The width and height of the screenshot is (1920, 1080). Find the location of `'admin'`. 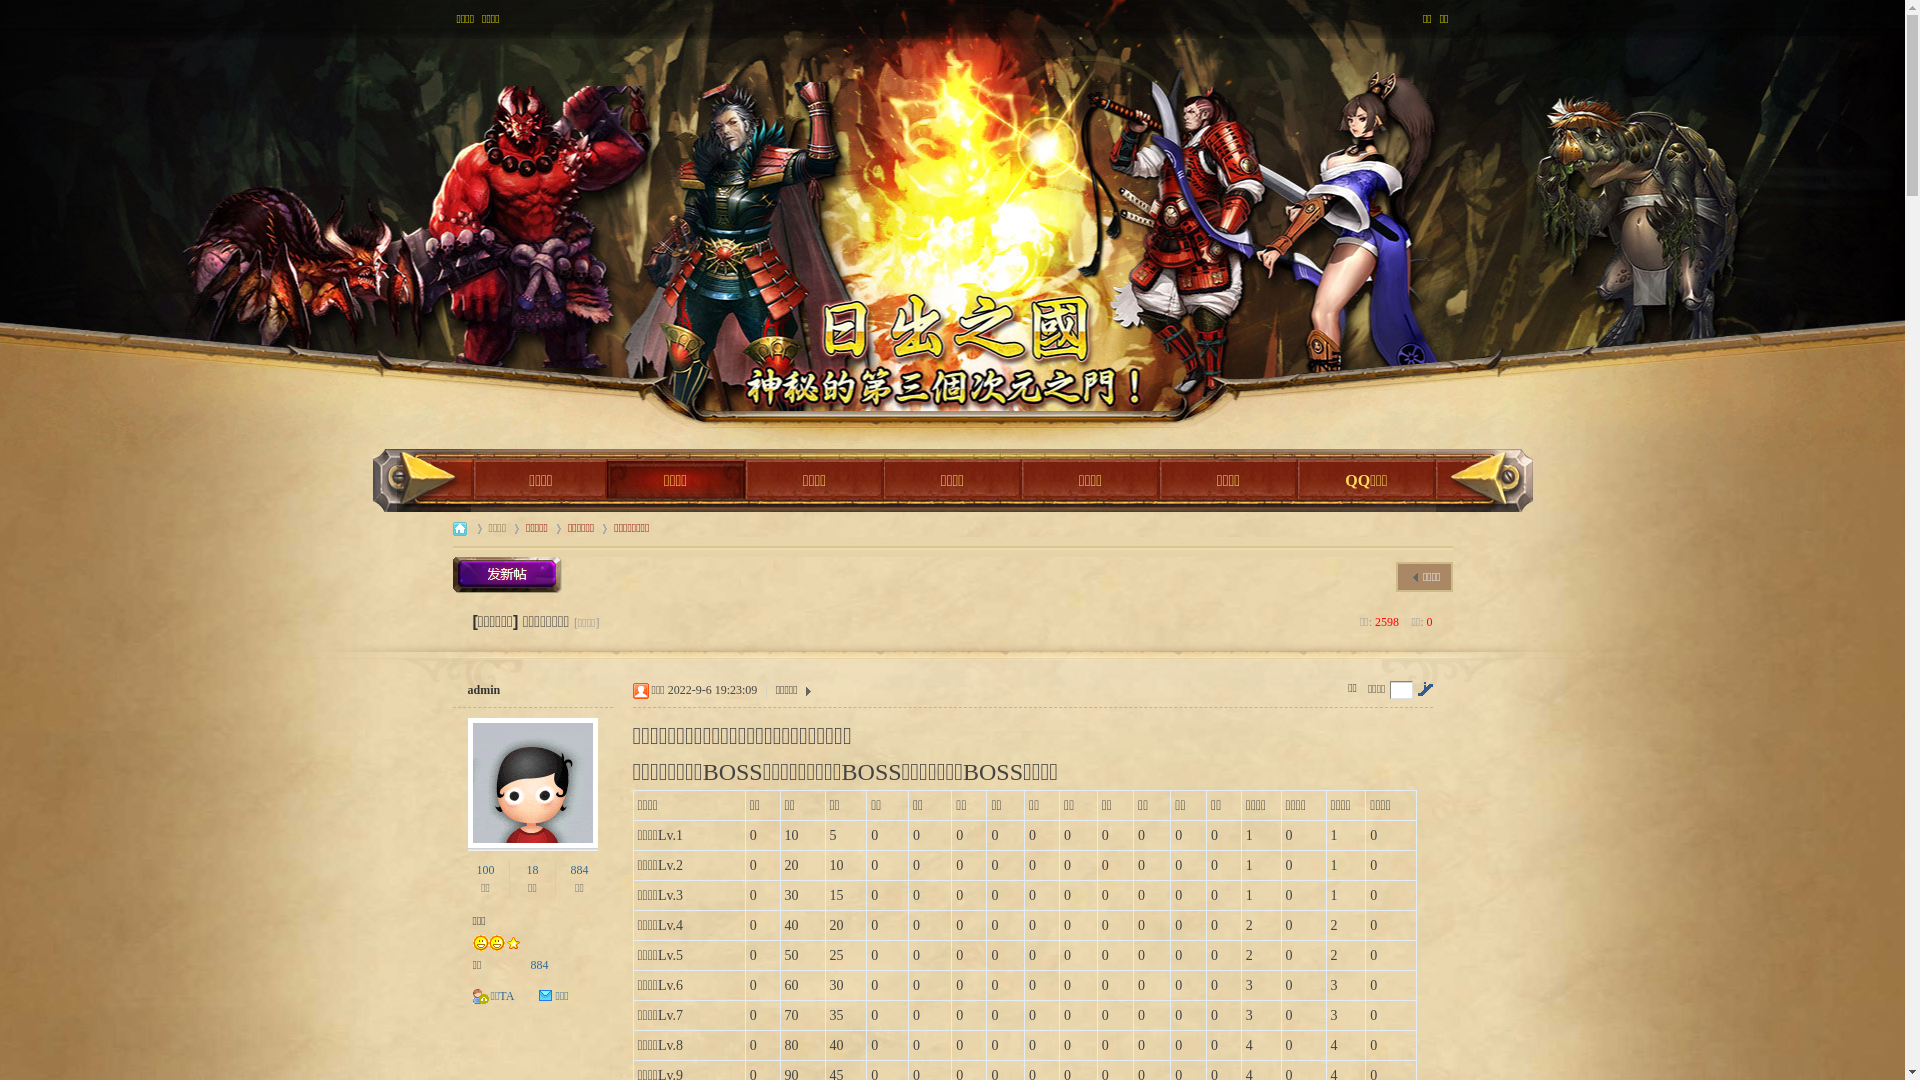

'admin' is located at coordinates (484, 689).